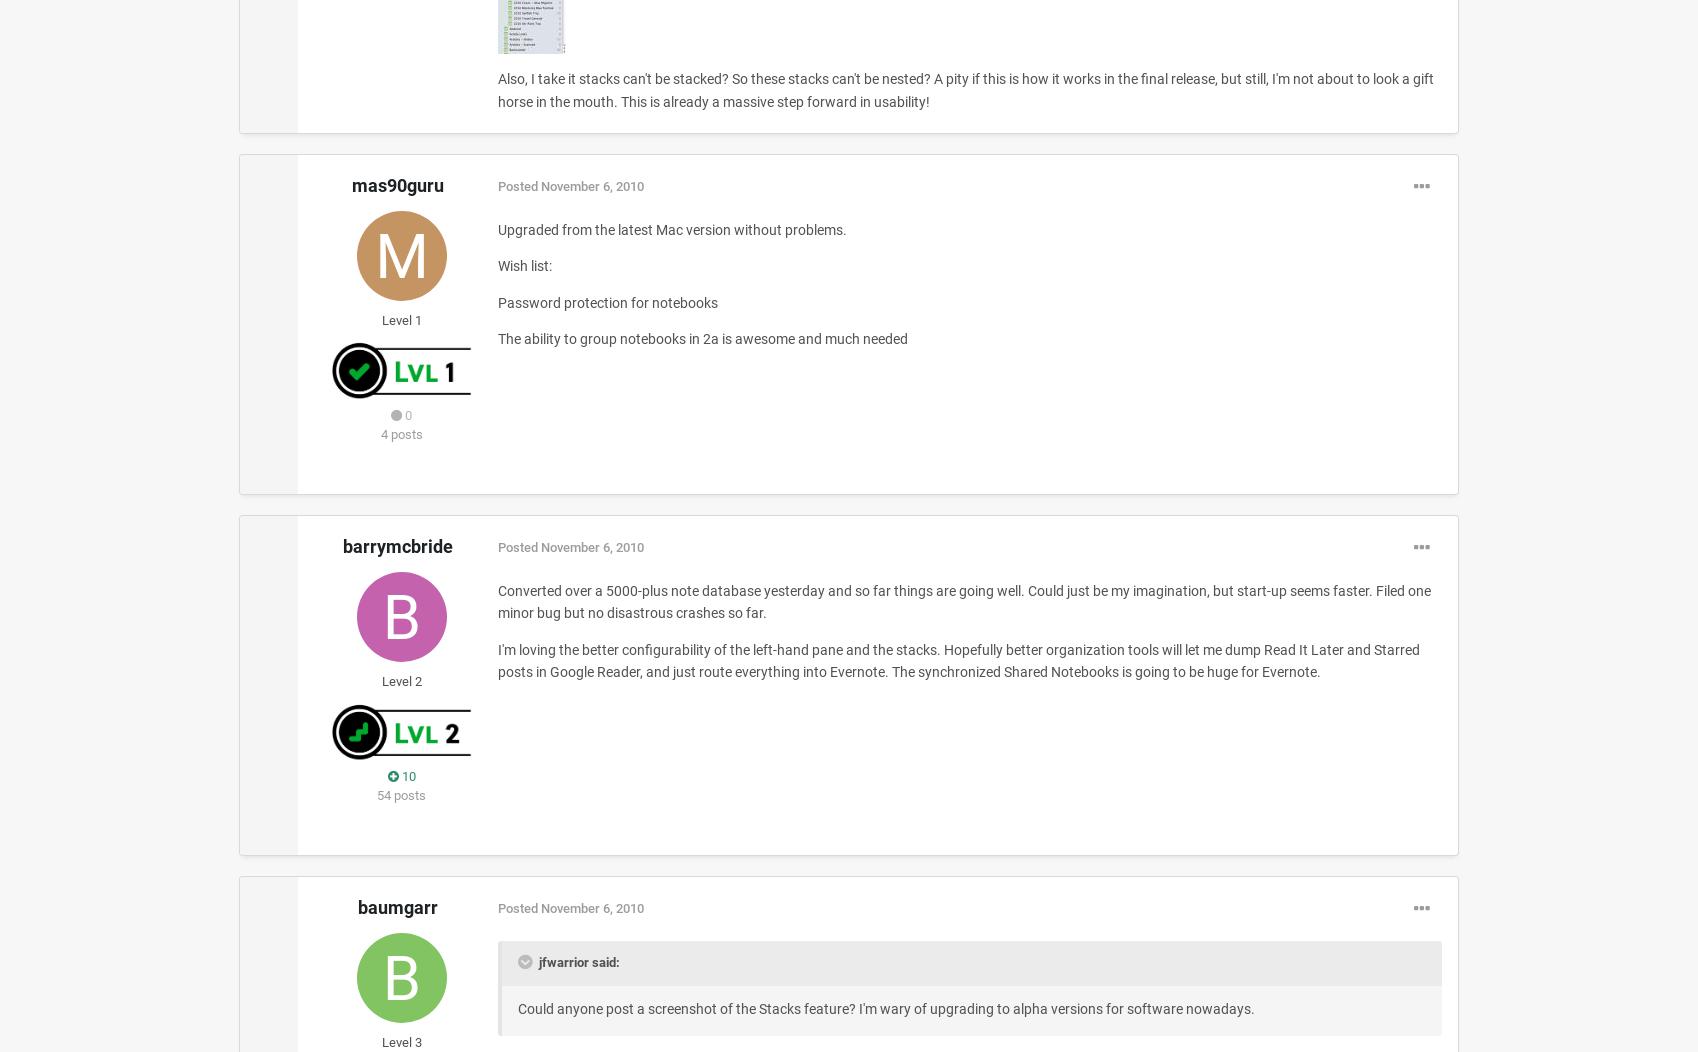 The image size is (1698, 1052). What do you see at coordinates (496, 600) in the screenshot?
I see `'Converted over a 5000-plus note database yesterday and so far things are going well. Could just be my imagination, but start-up seems faster. Filed one minor bug but no disastrous crashes so far.'` at bounding box center [496, 600].